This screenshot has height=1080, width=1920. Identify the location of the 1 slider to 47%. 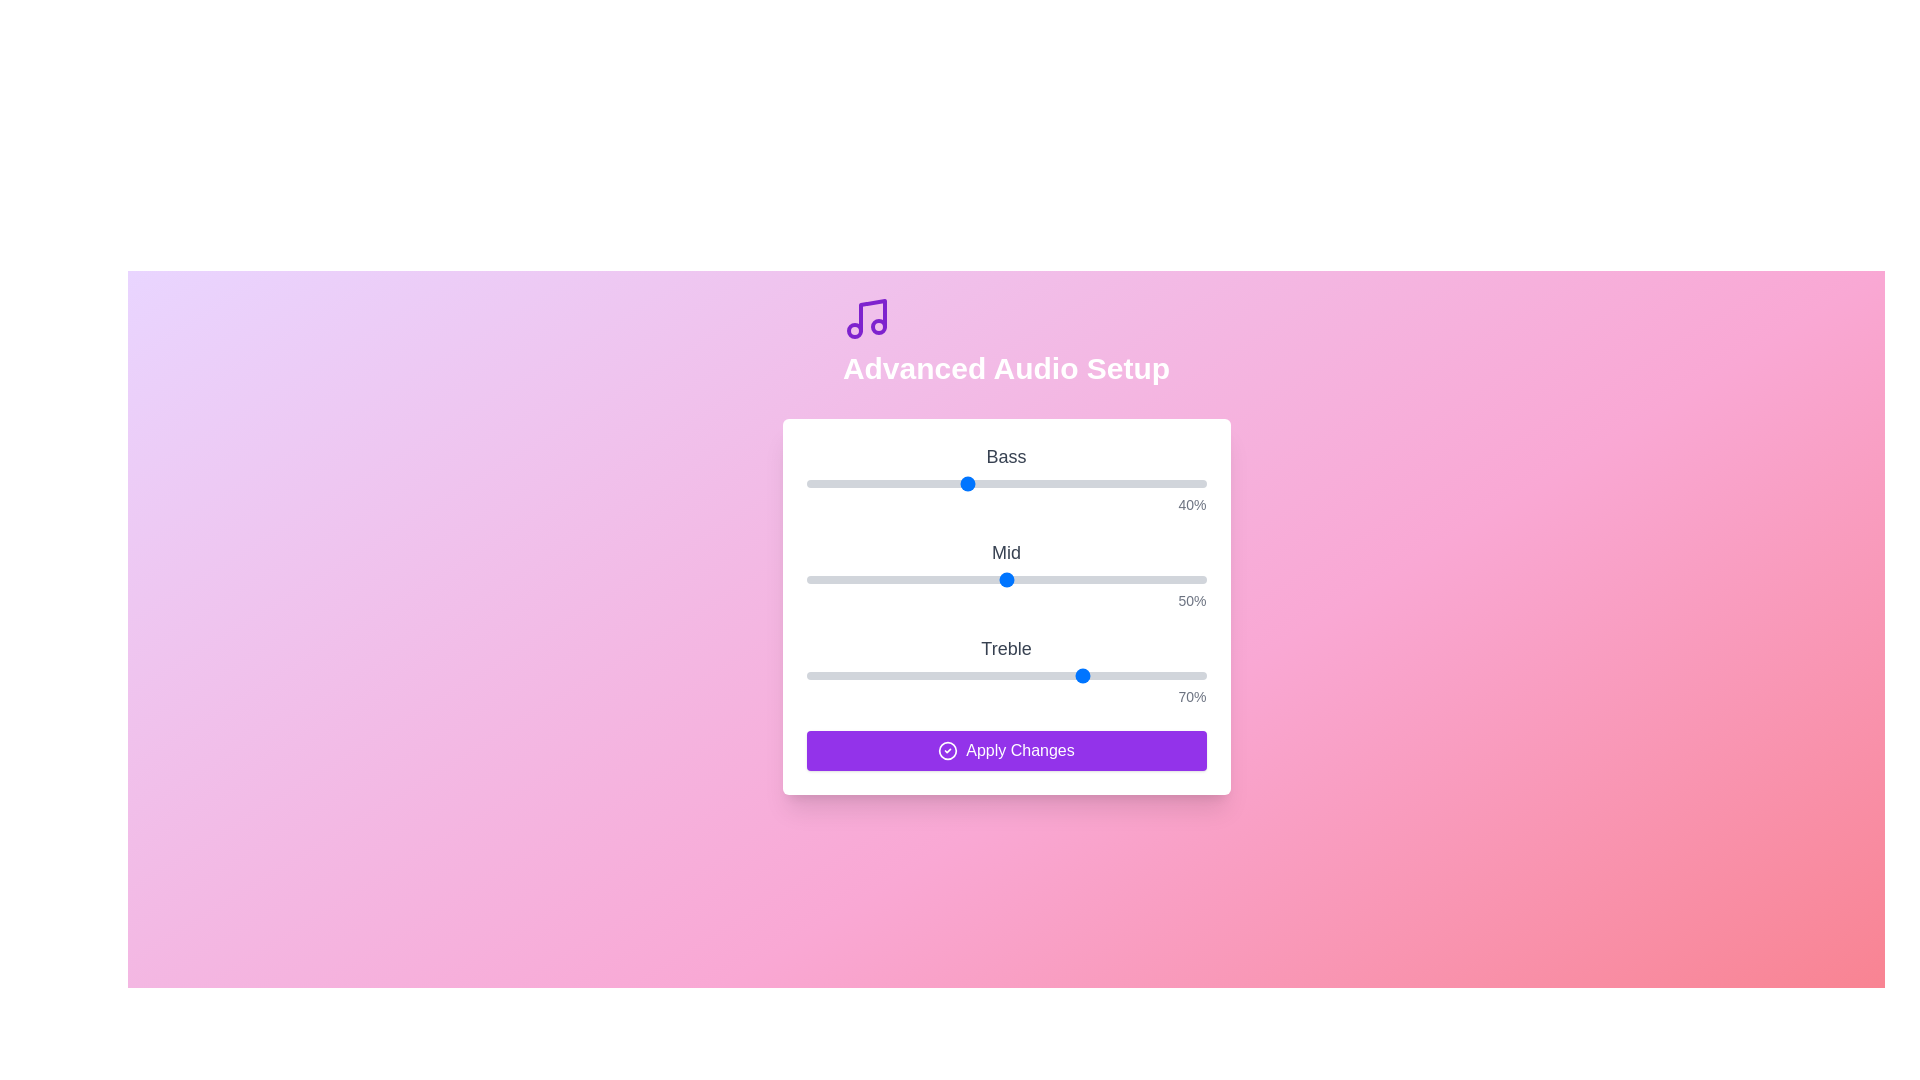
(994, 579).